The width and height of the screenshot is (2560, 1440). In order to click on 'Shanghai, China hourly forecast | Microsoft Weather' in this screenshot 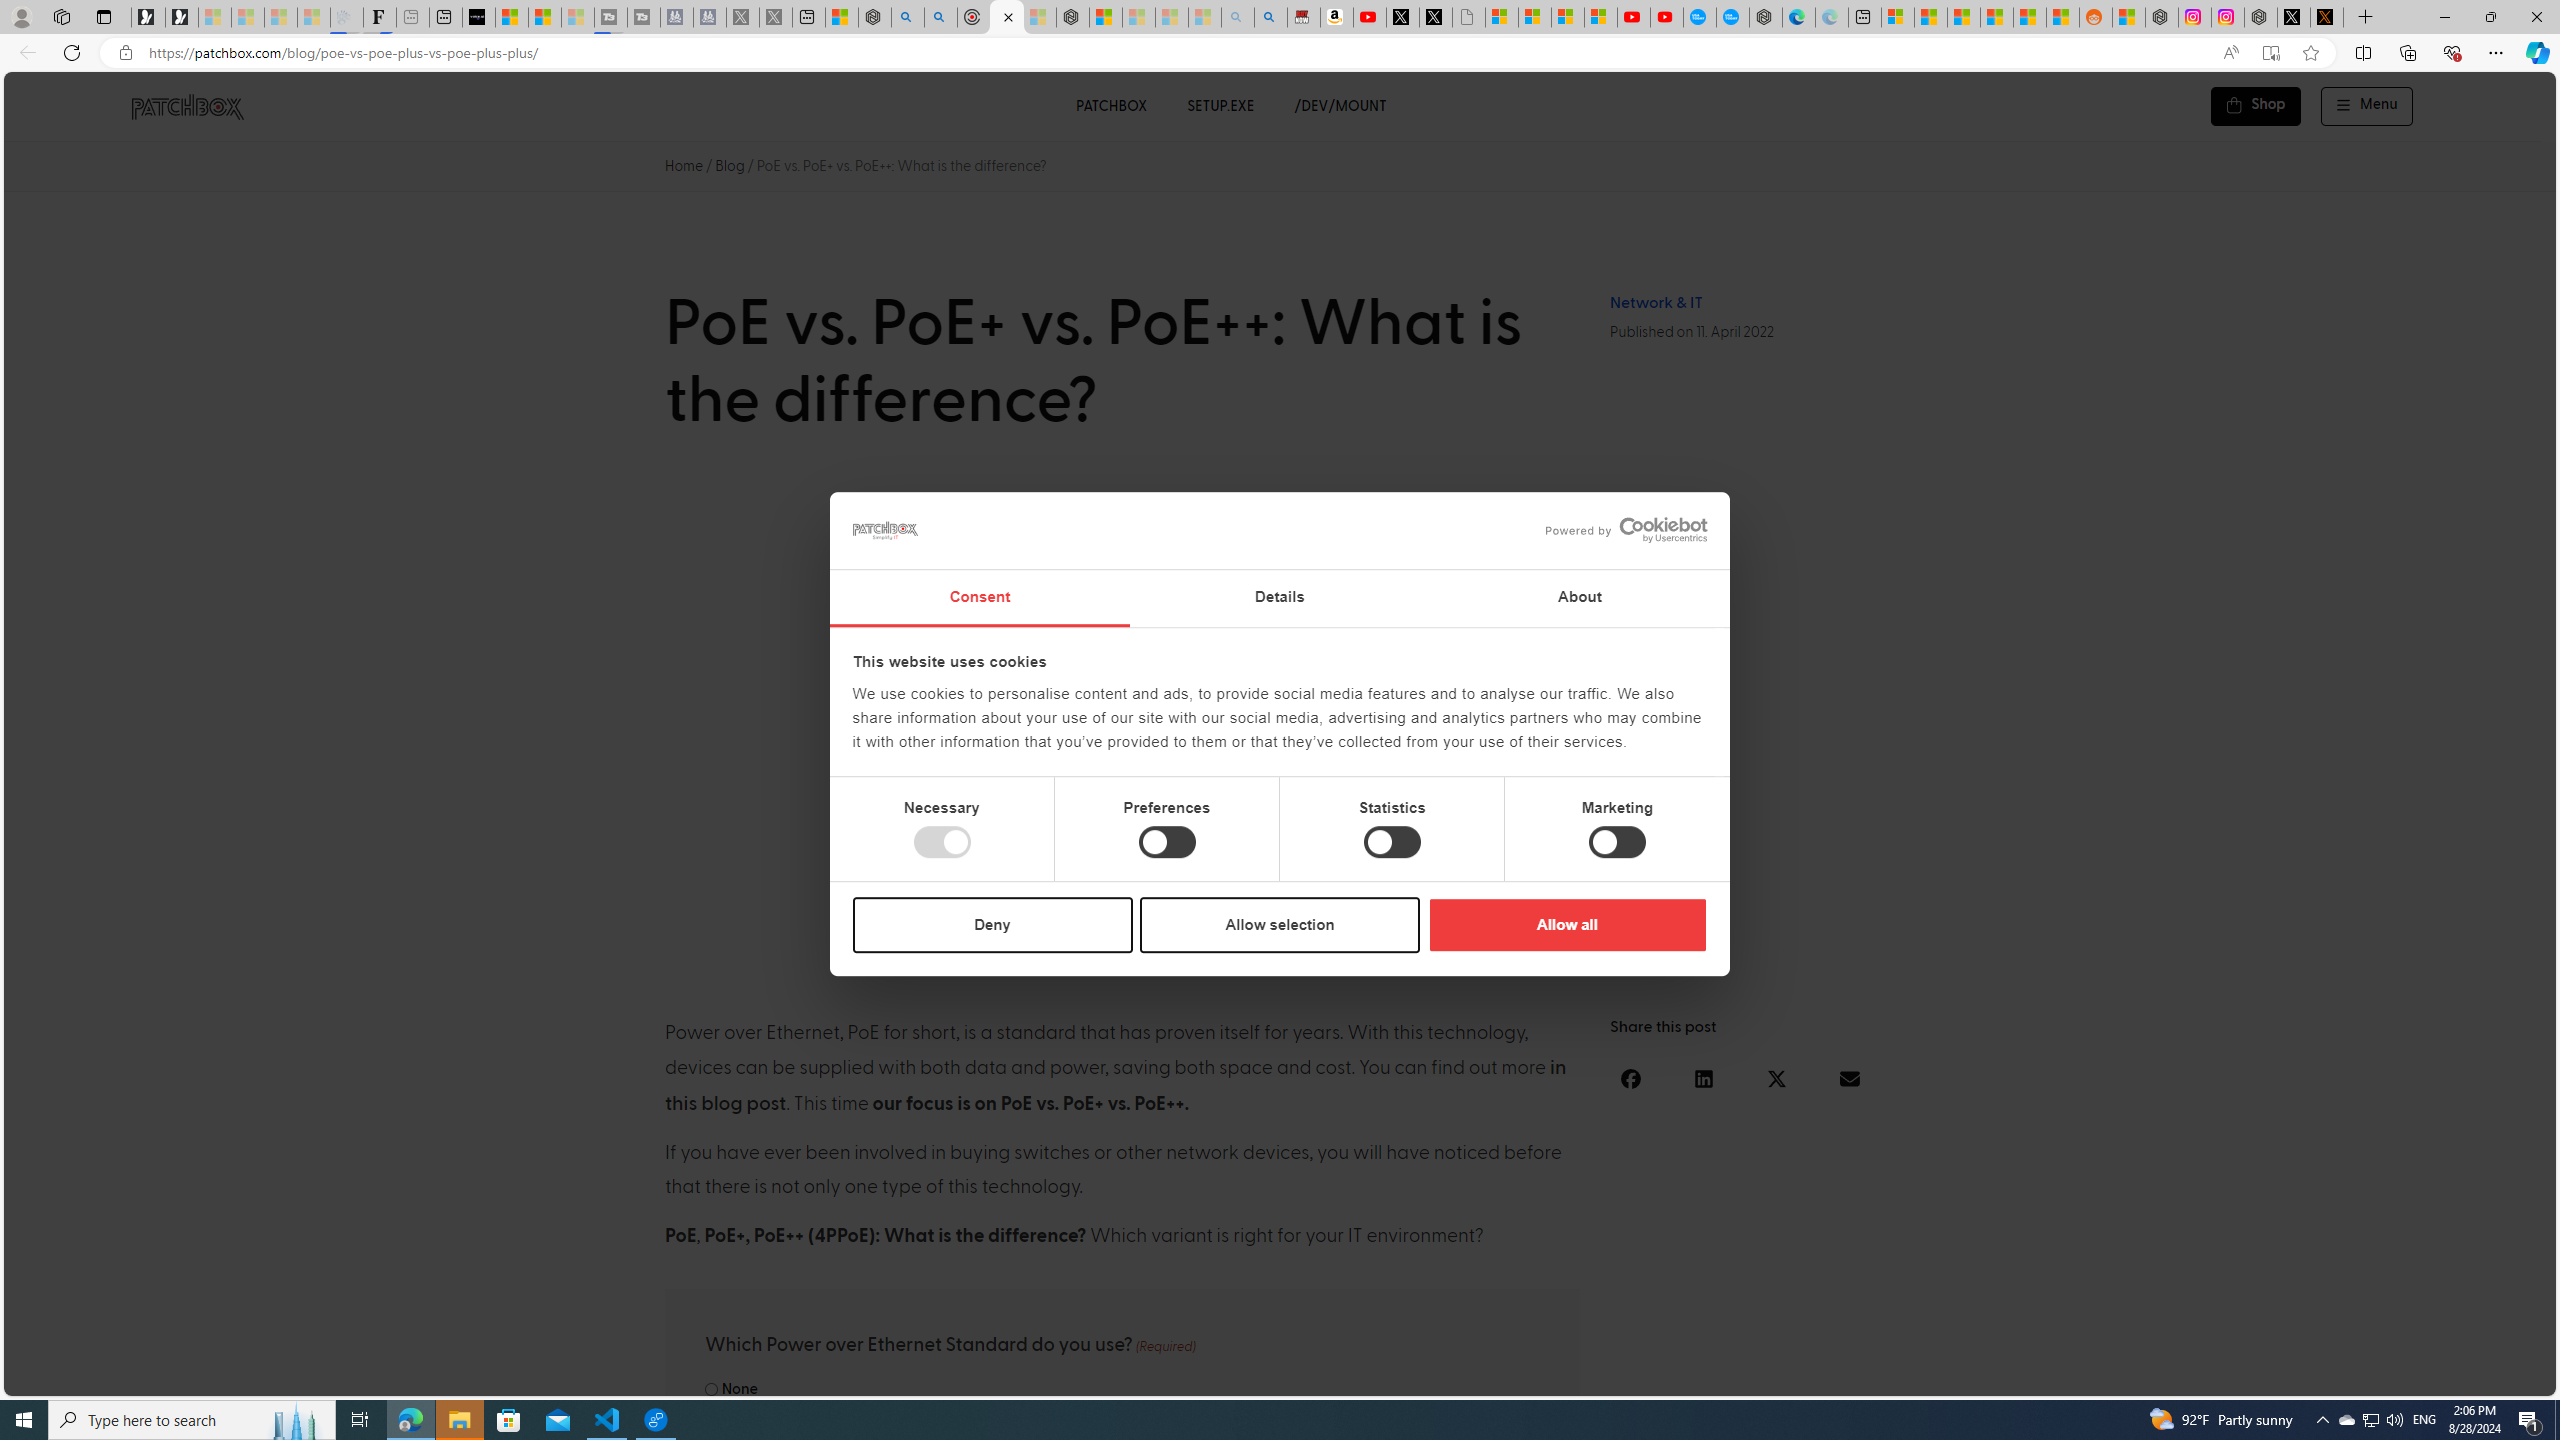, I will do `click(1962, 16)`.